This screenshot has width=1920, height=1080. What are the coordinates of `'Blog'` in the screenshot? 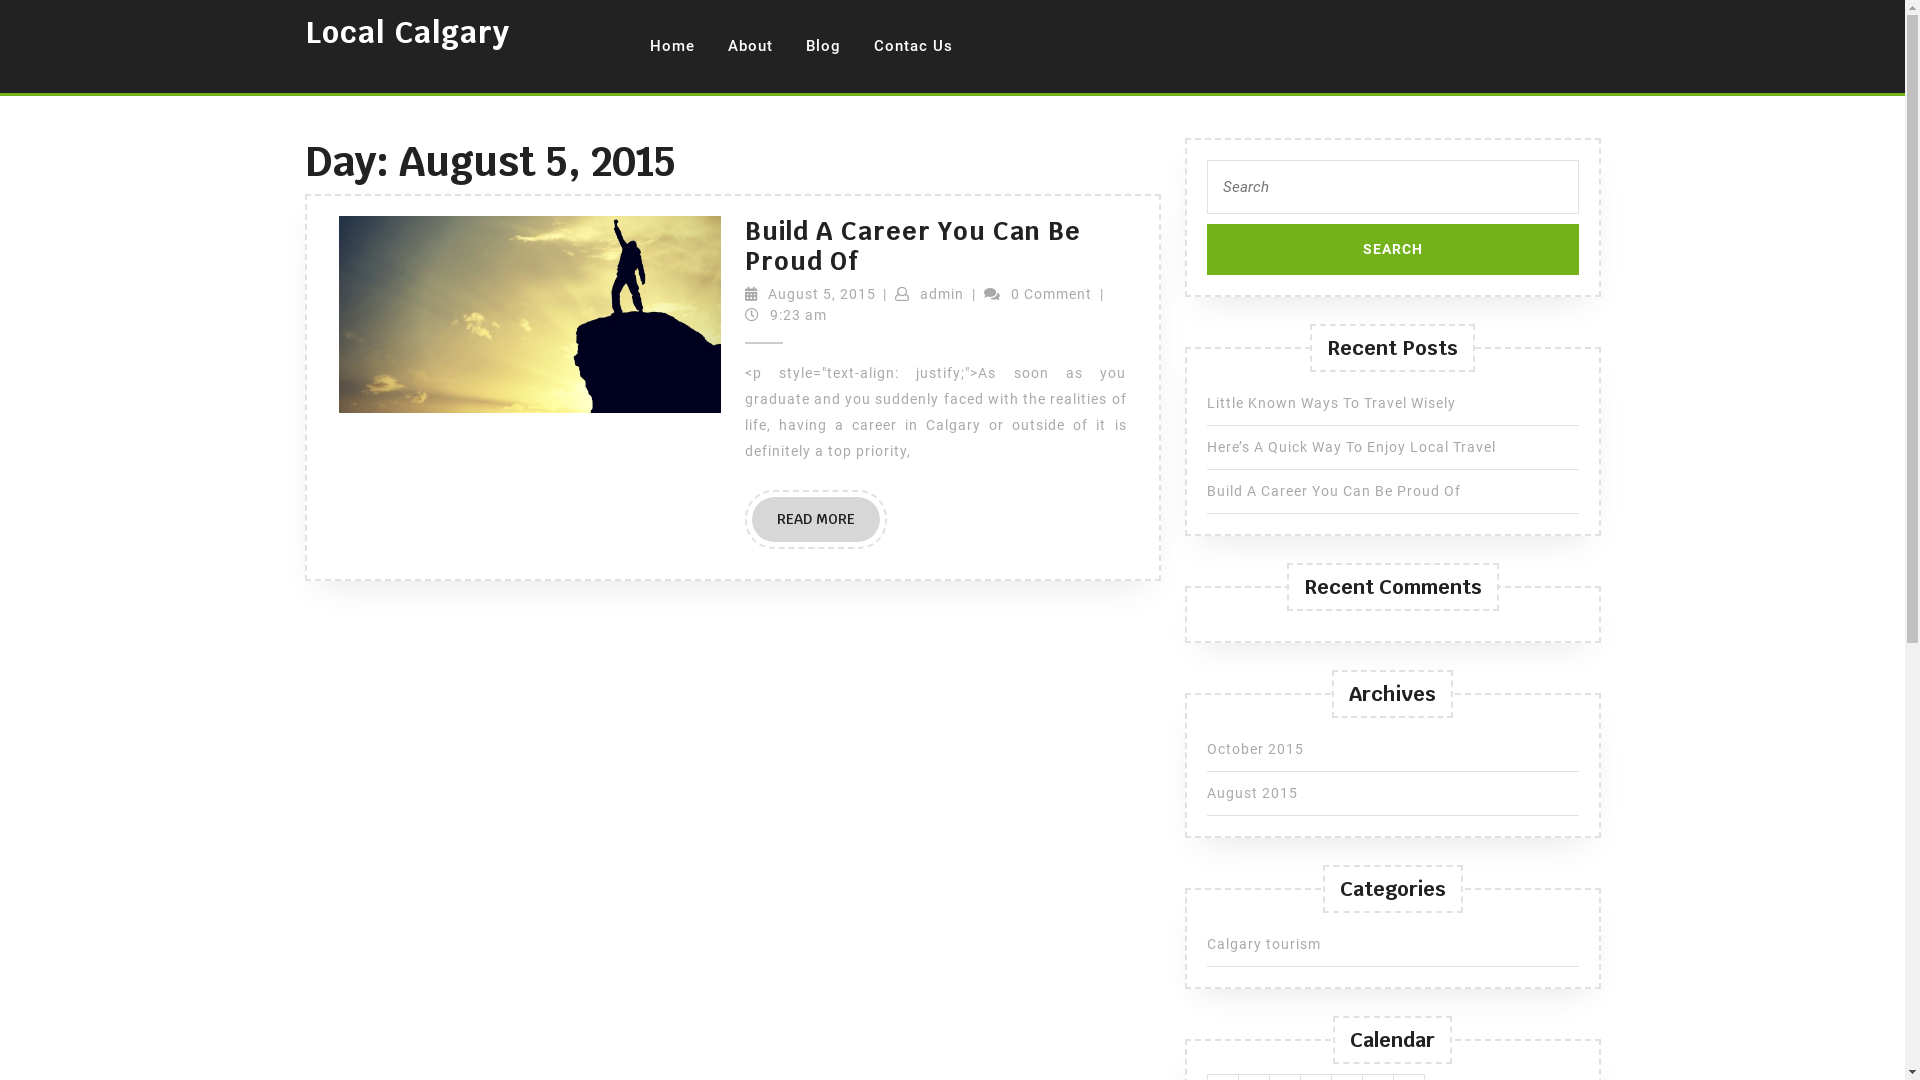 It's located at (822, 45).